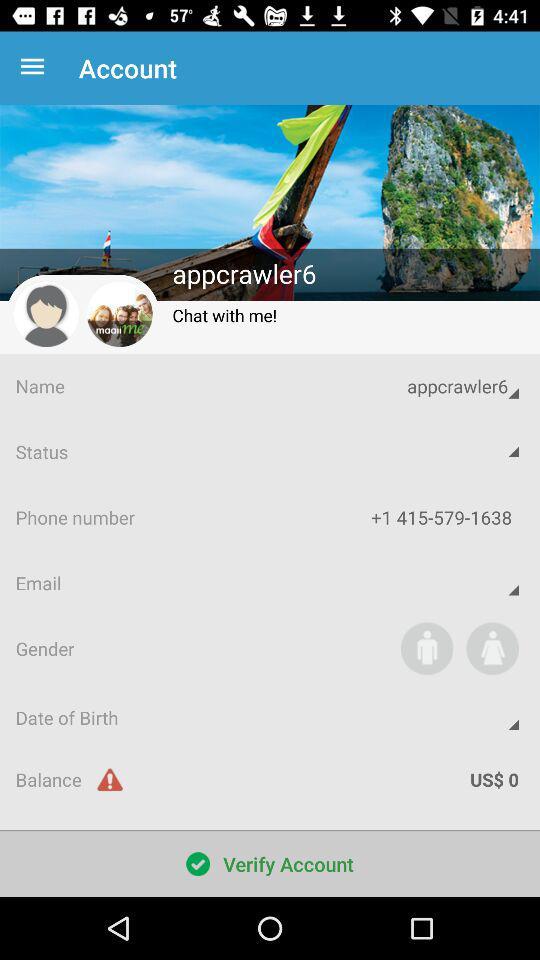  What do you see at coordinates (426, 647) in the screenshot?
I see `icon next to the gender icon` at bounding box center [426, 647].